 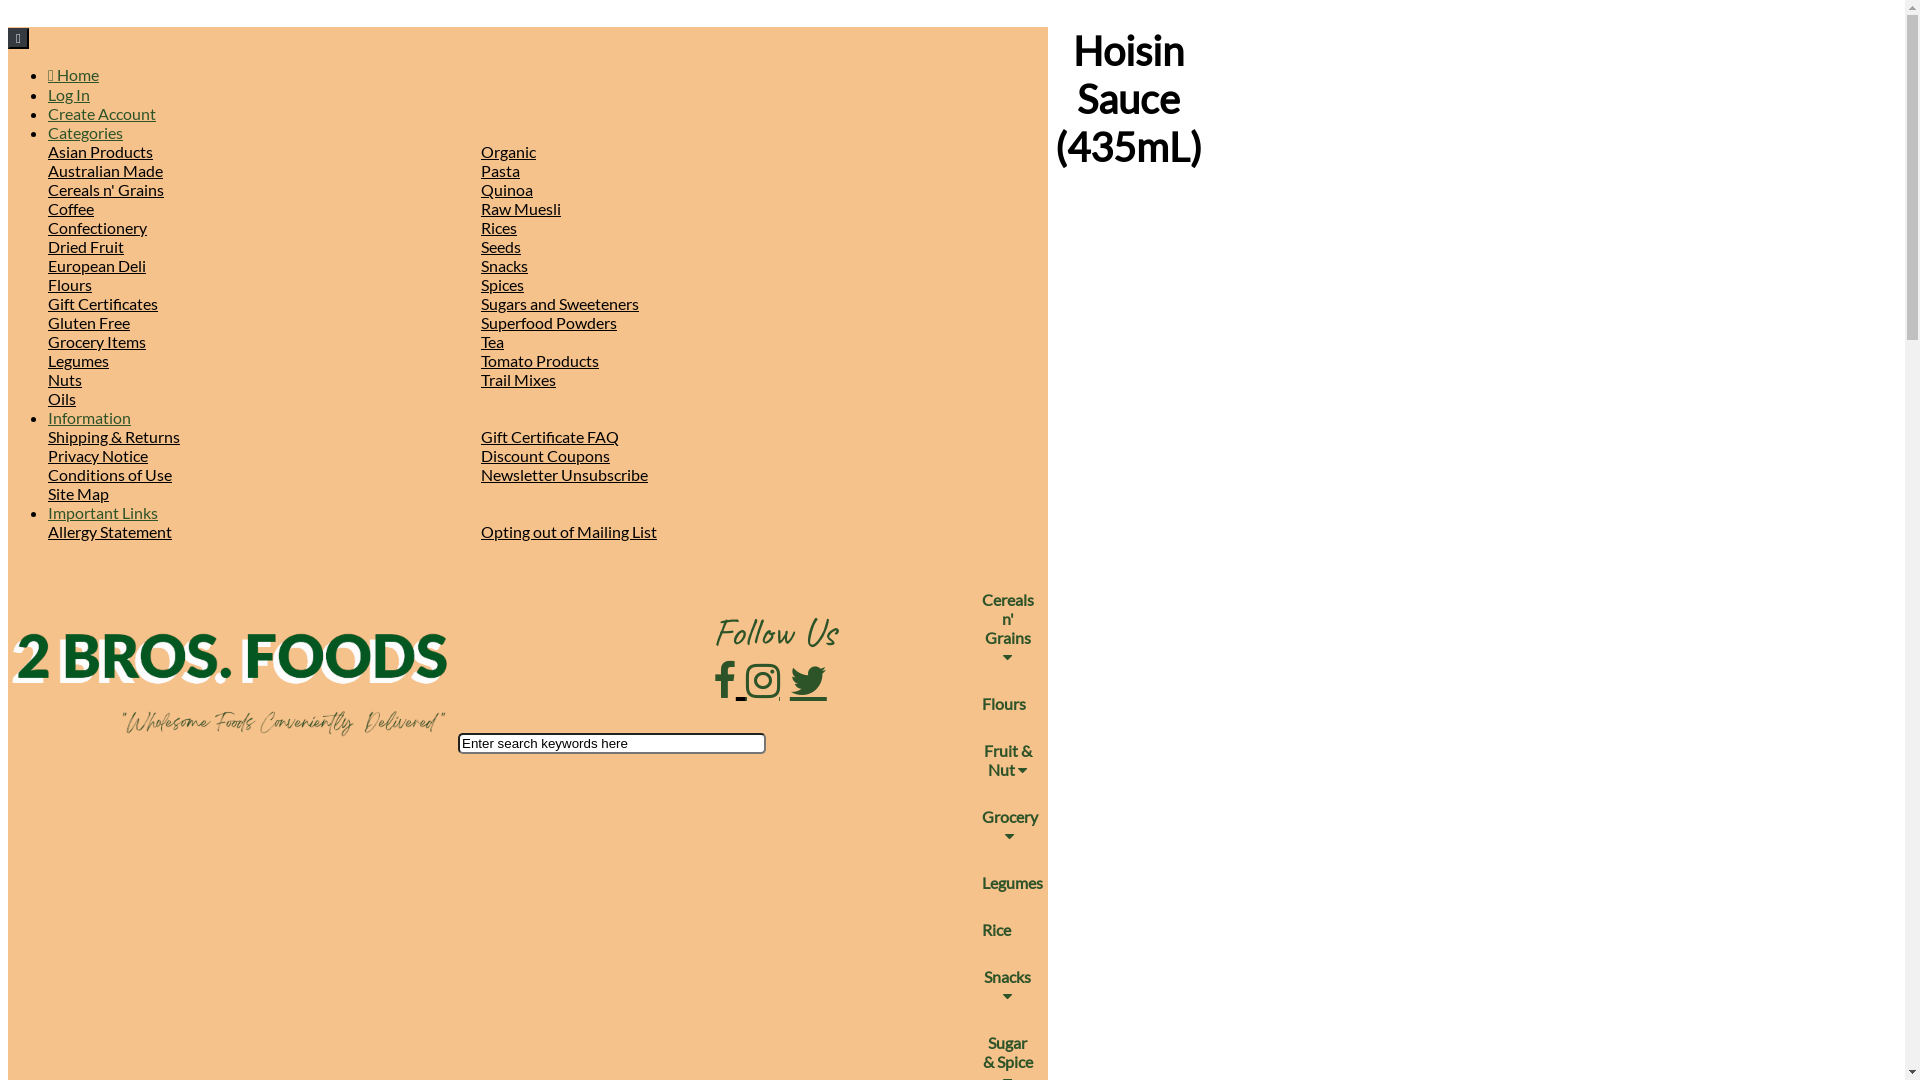 What do you see at coordinates (48, 455) in the screenshot?
I see `'Privacy Notice'` at bounding box center [48, 455].